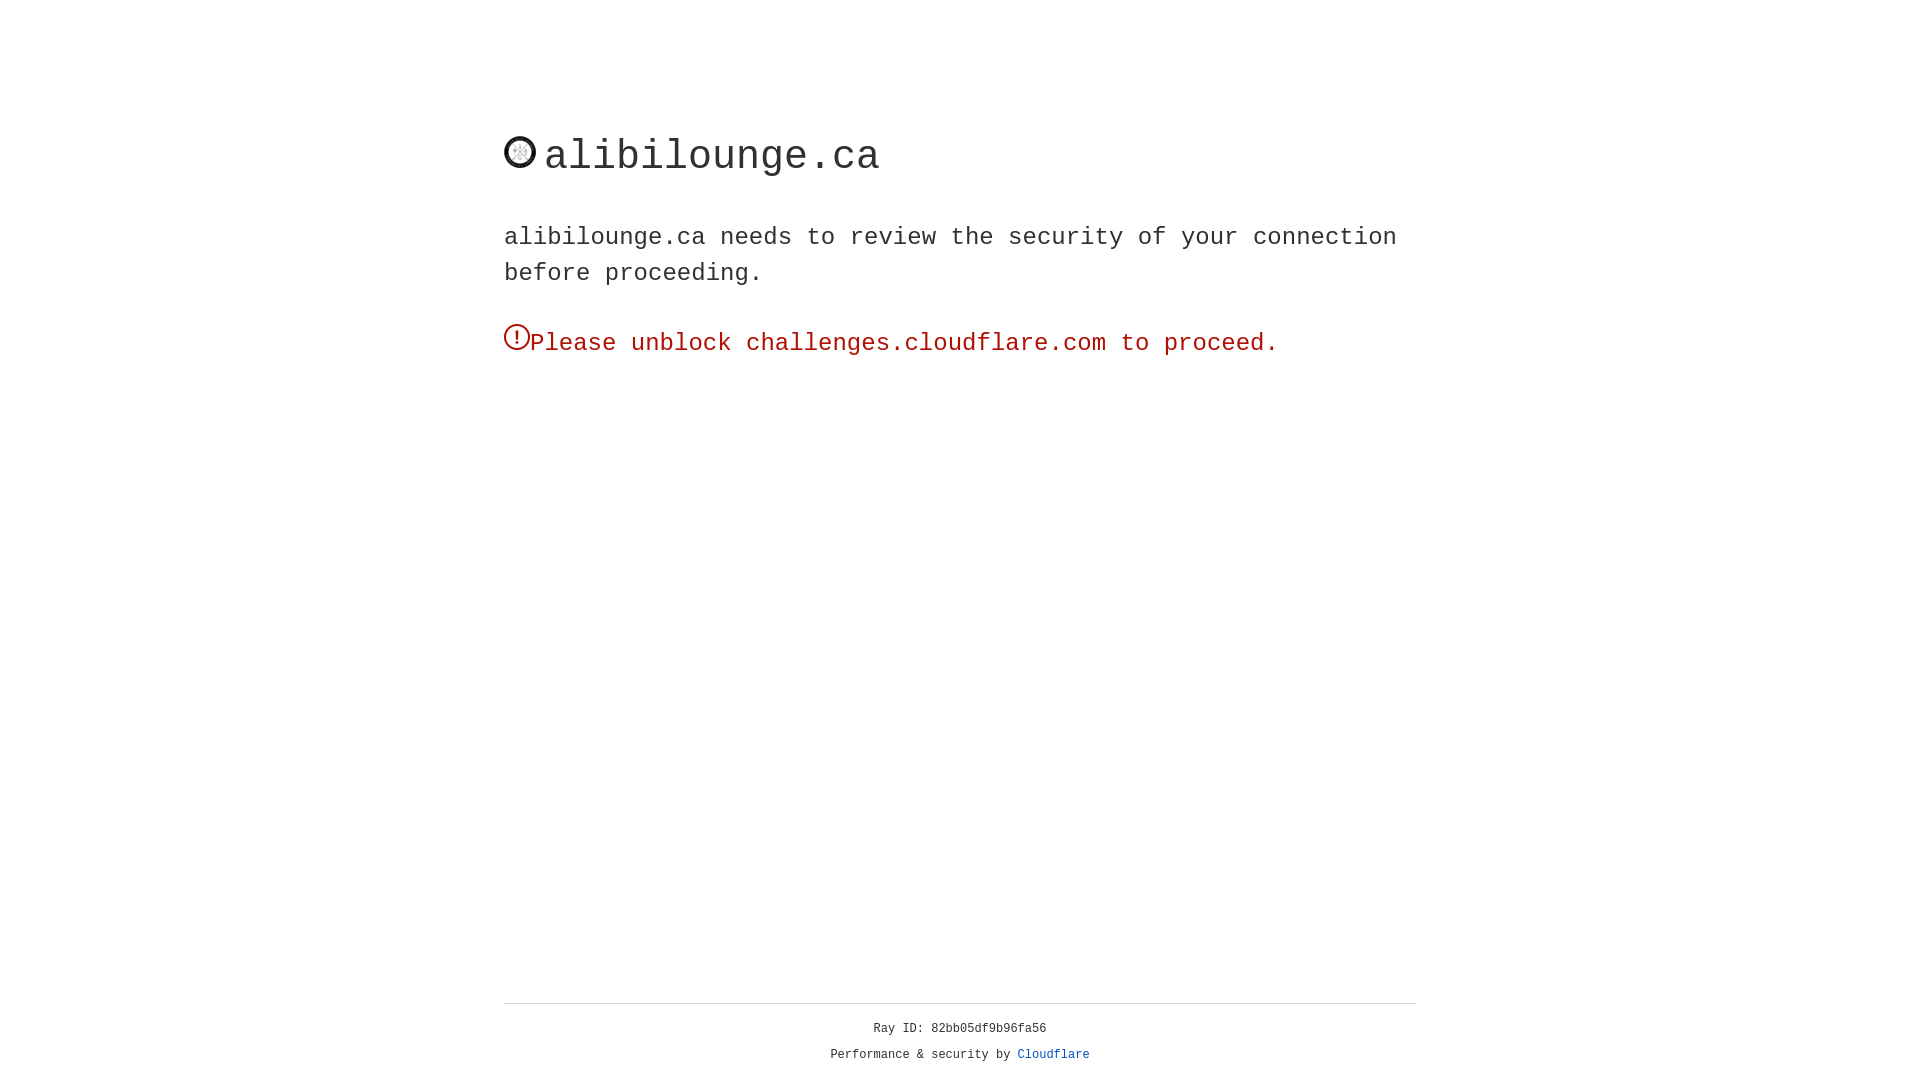  Describe the element at coordinates (1053, 1054) in the screenshot. I see `'Cloudflare'` at that location.